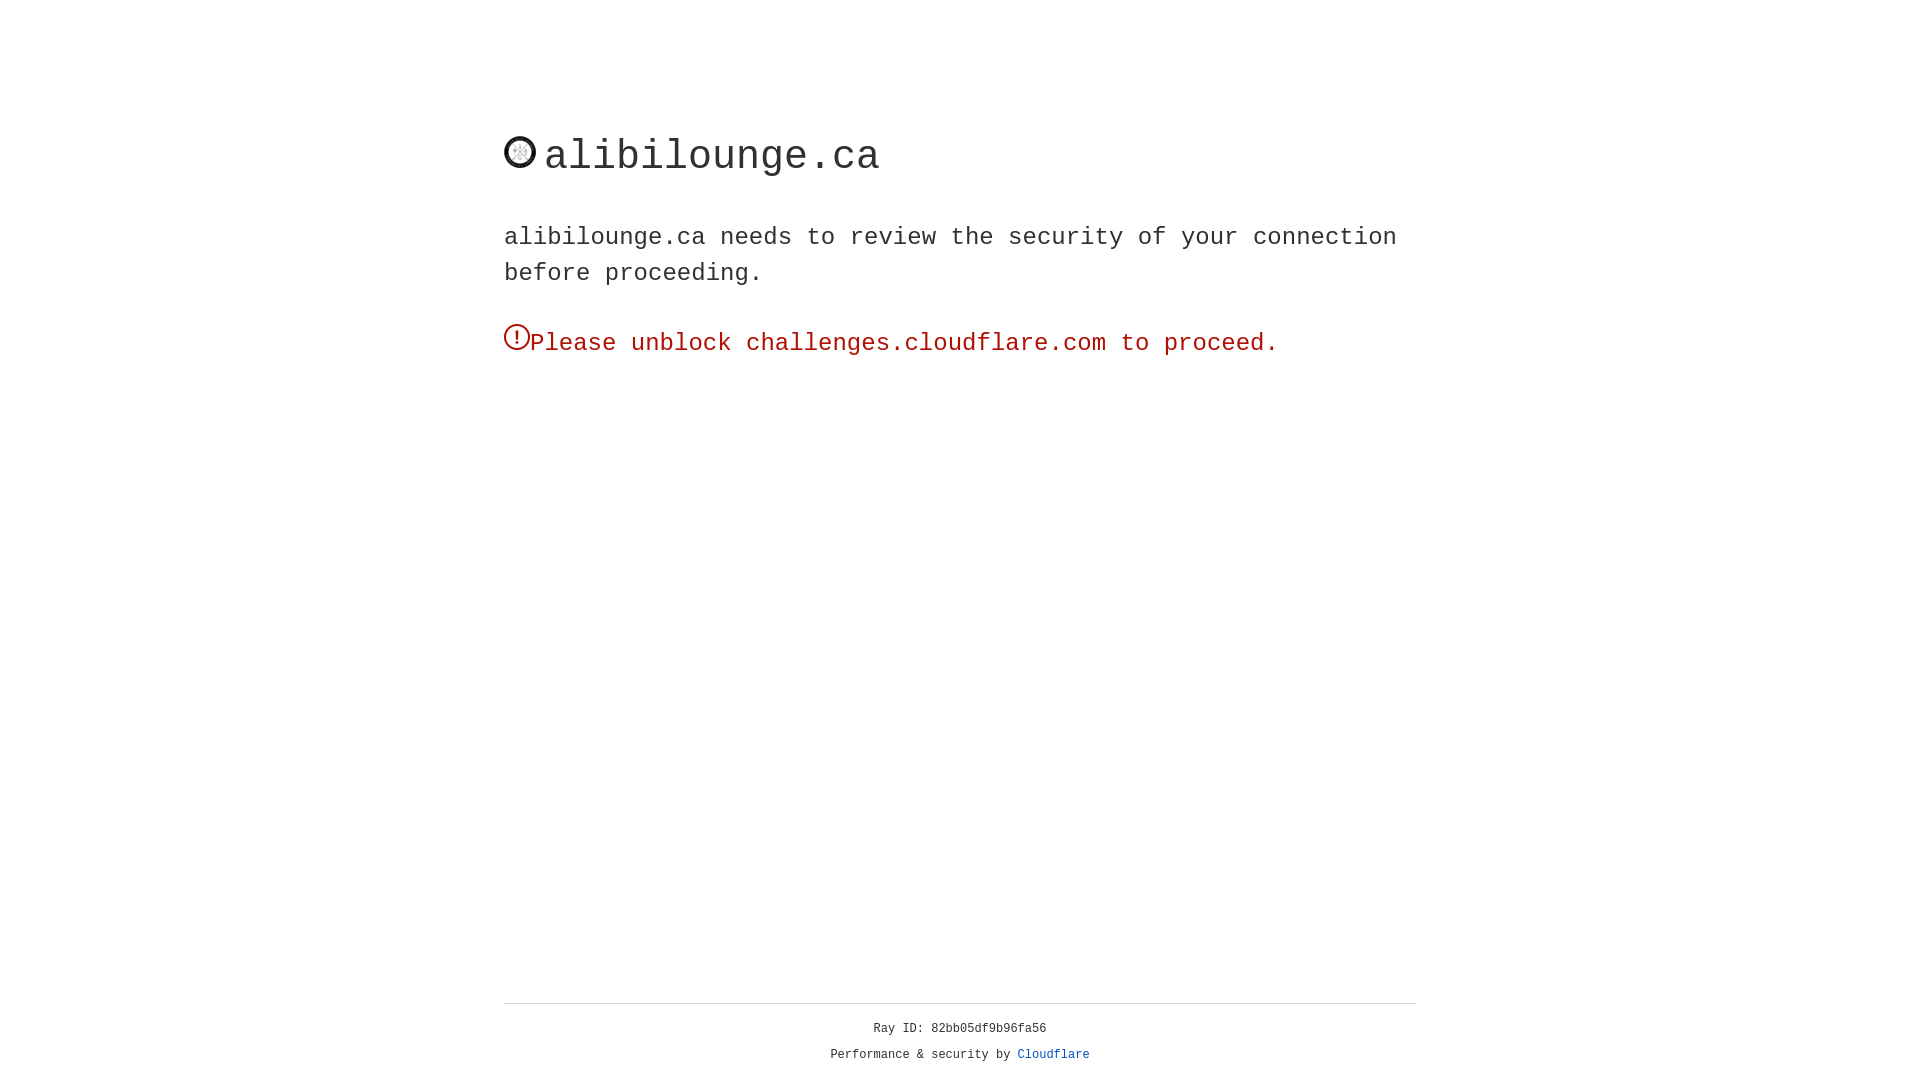  Describe the element at coordinates (1053, 1054) in the screenshot. I see `'Cloudflare'` at that location.